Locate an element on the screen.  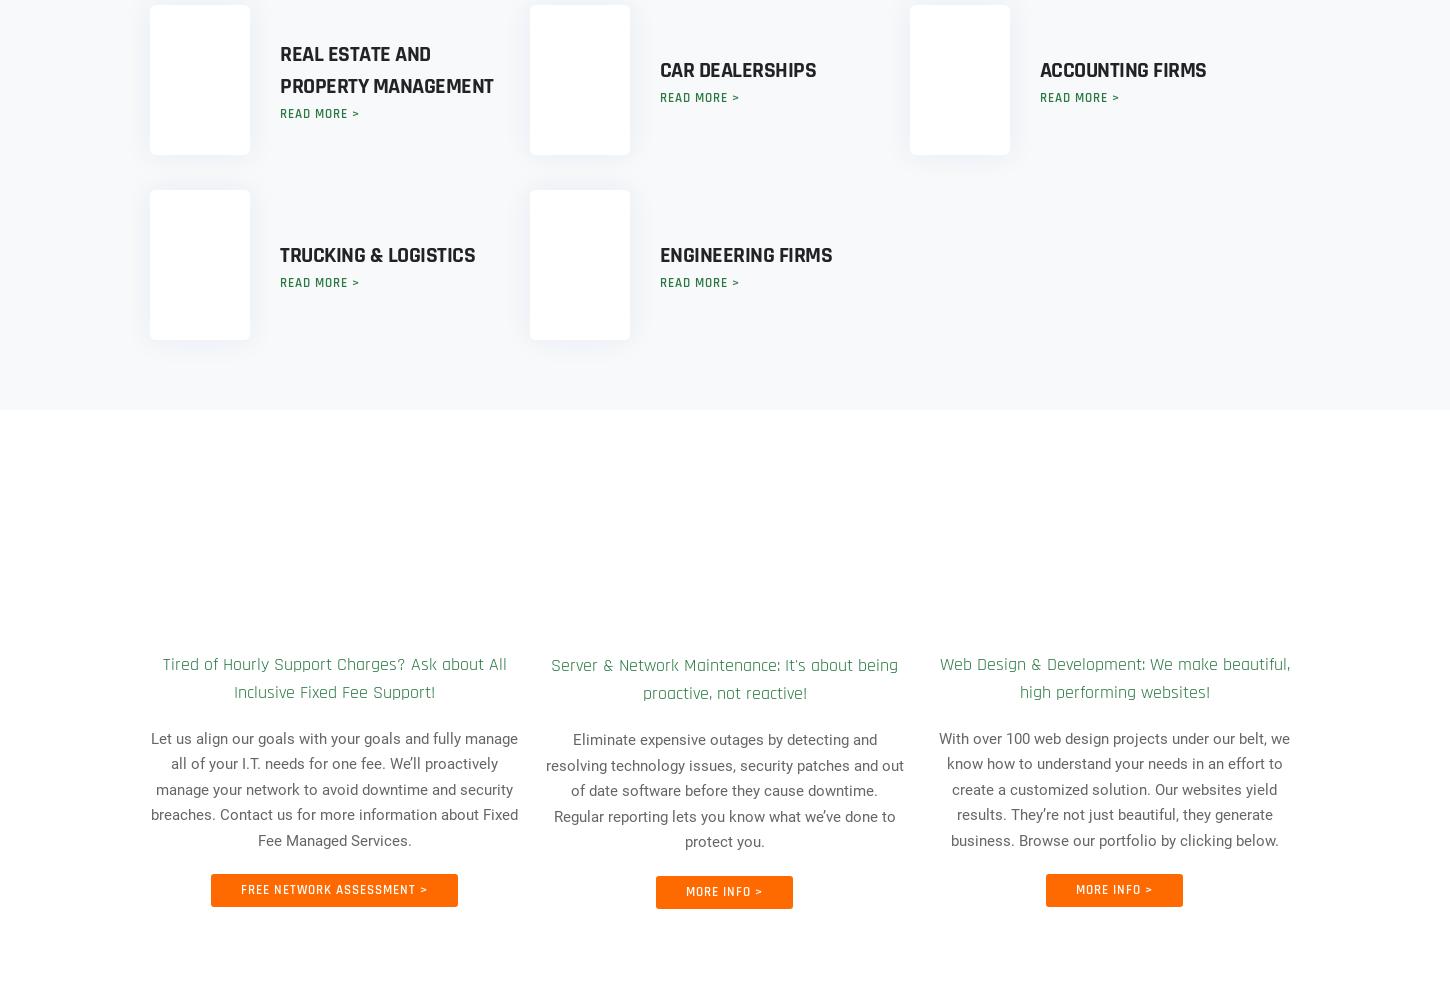
'CAR DEALERSHIPS' is located at coordinates (737, 70).